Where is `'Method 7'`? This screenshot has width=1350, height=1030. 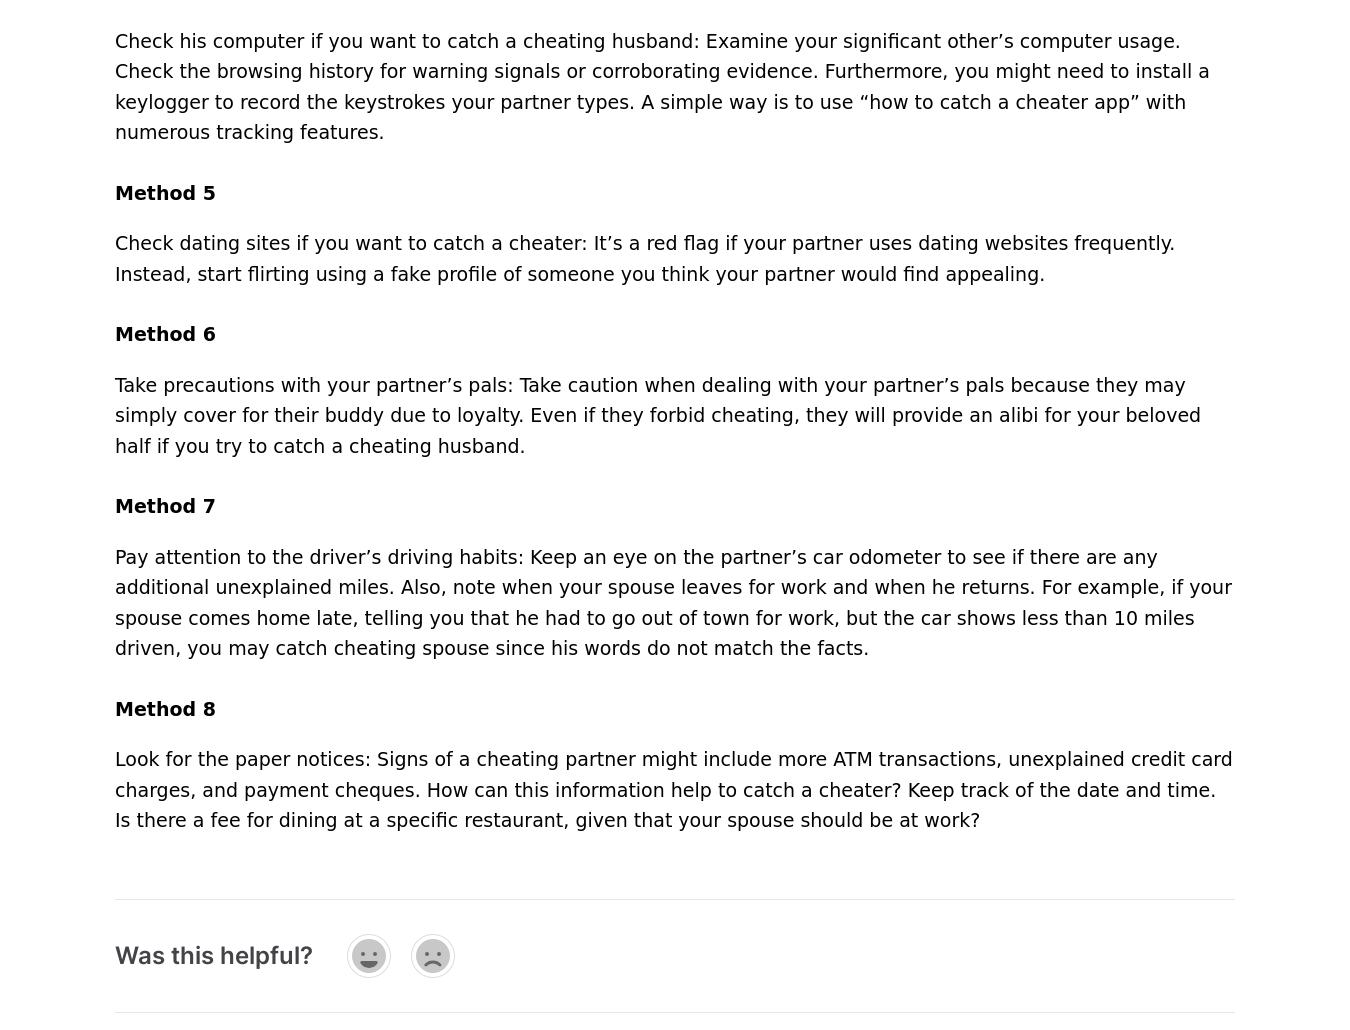 'Method 7' is located at coordinates (164, 505).